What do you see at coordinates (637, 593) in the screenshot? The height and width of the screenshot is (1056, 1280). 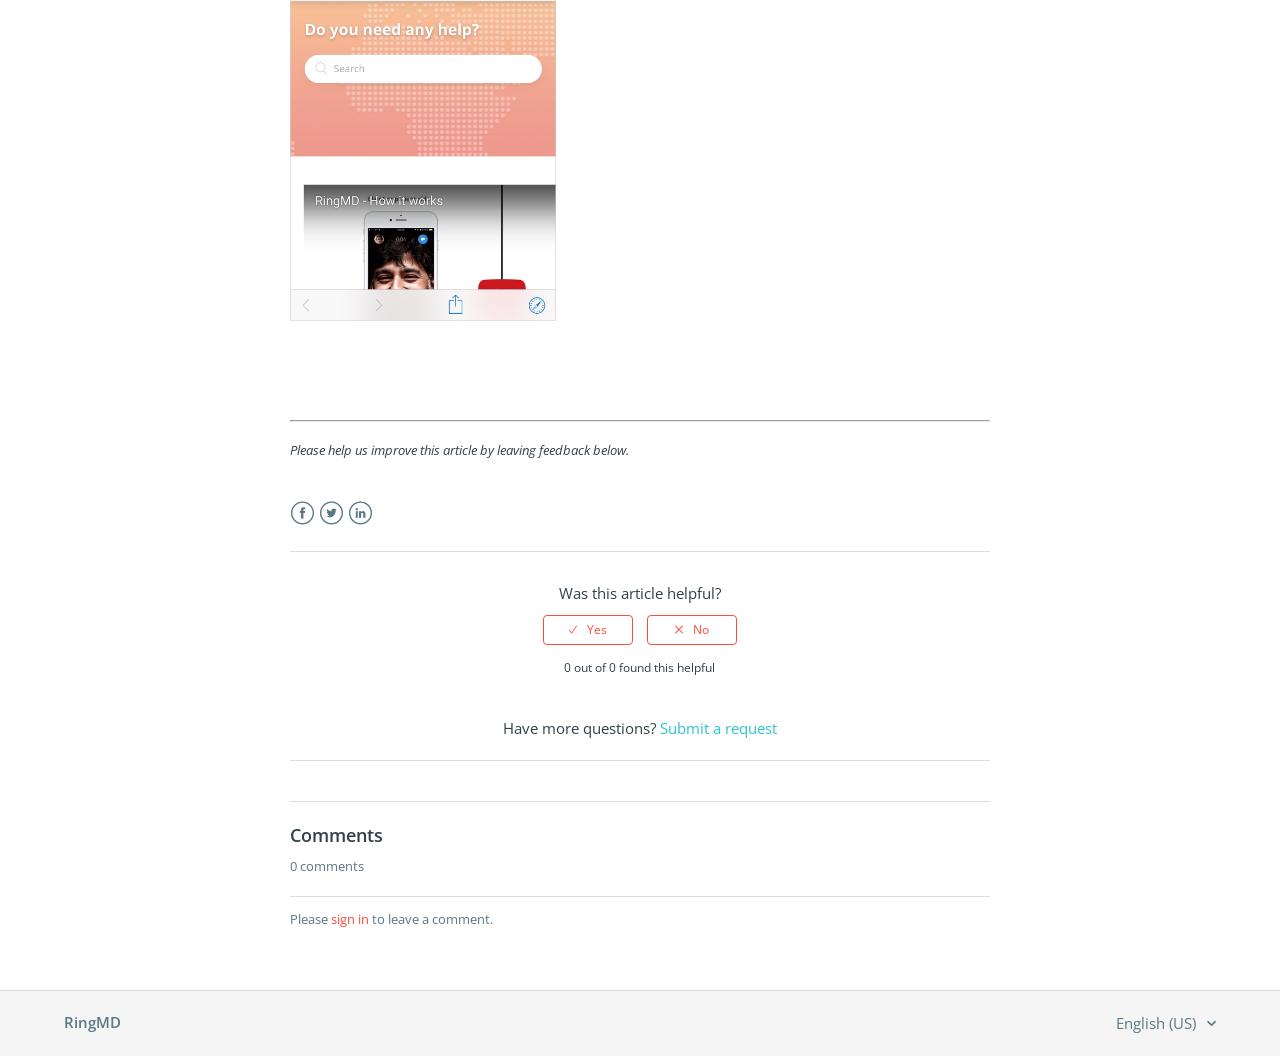 I see `'Was this article helpful?'` at bounding box center [637, 593].